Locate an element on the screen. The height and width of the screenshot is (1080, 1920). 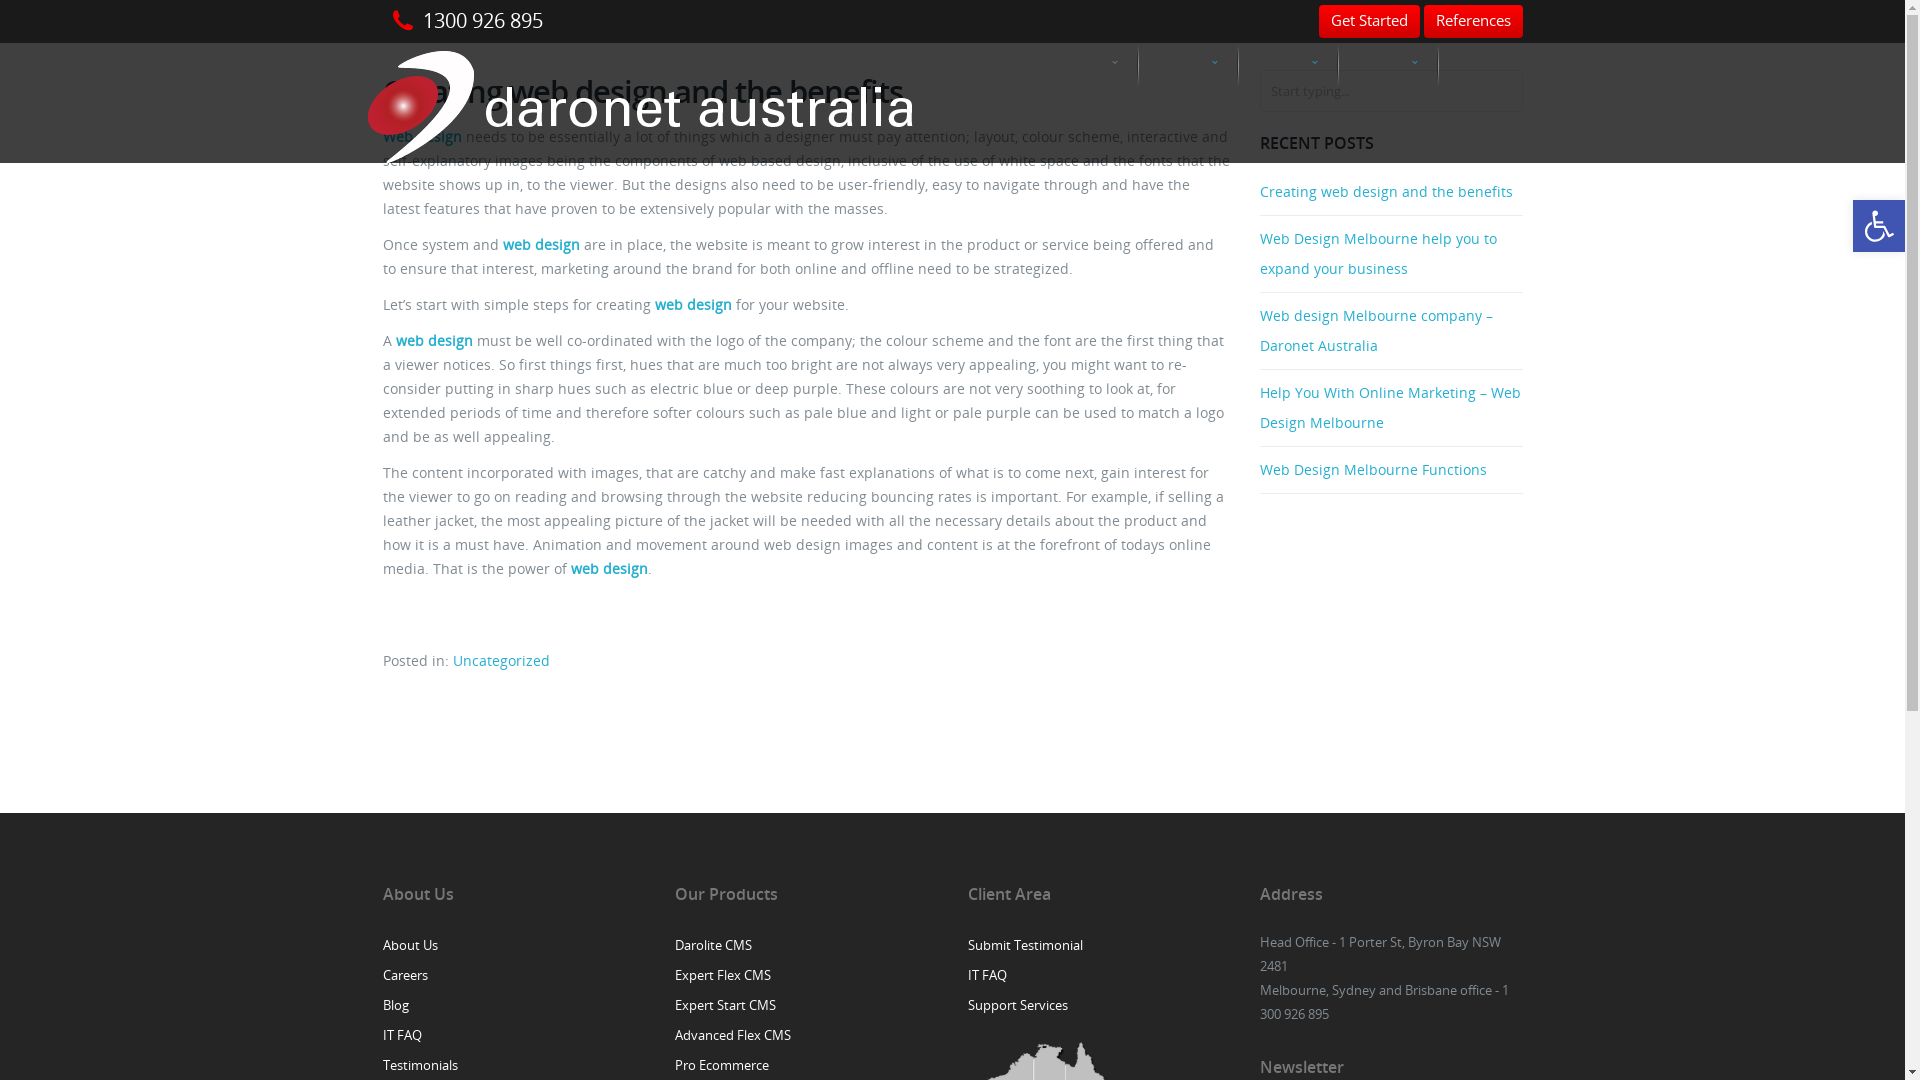
'Testimonials' is located at coordinates (418, 1063).